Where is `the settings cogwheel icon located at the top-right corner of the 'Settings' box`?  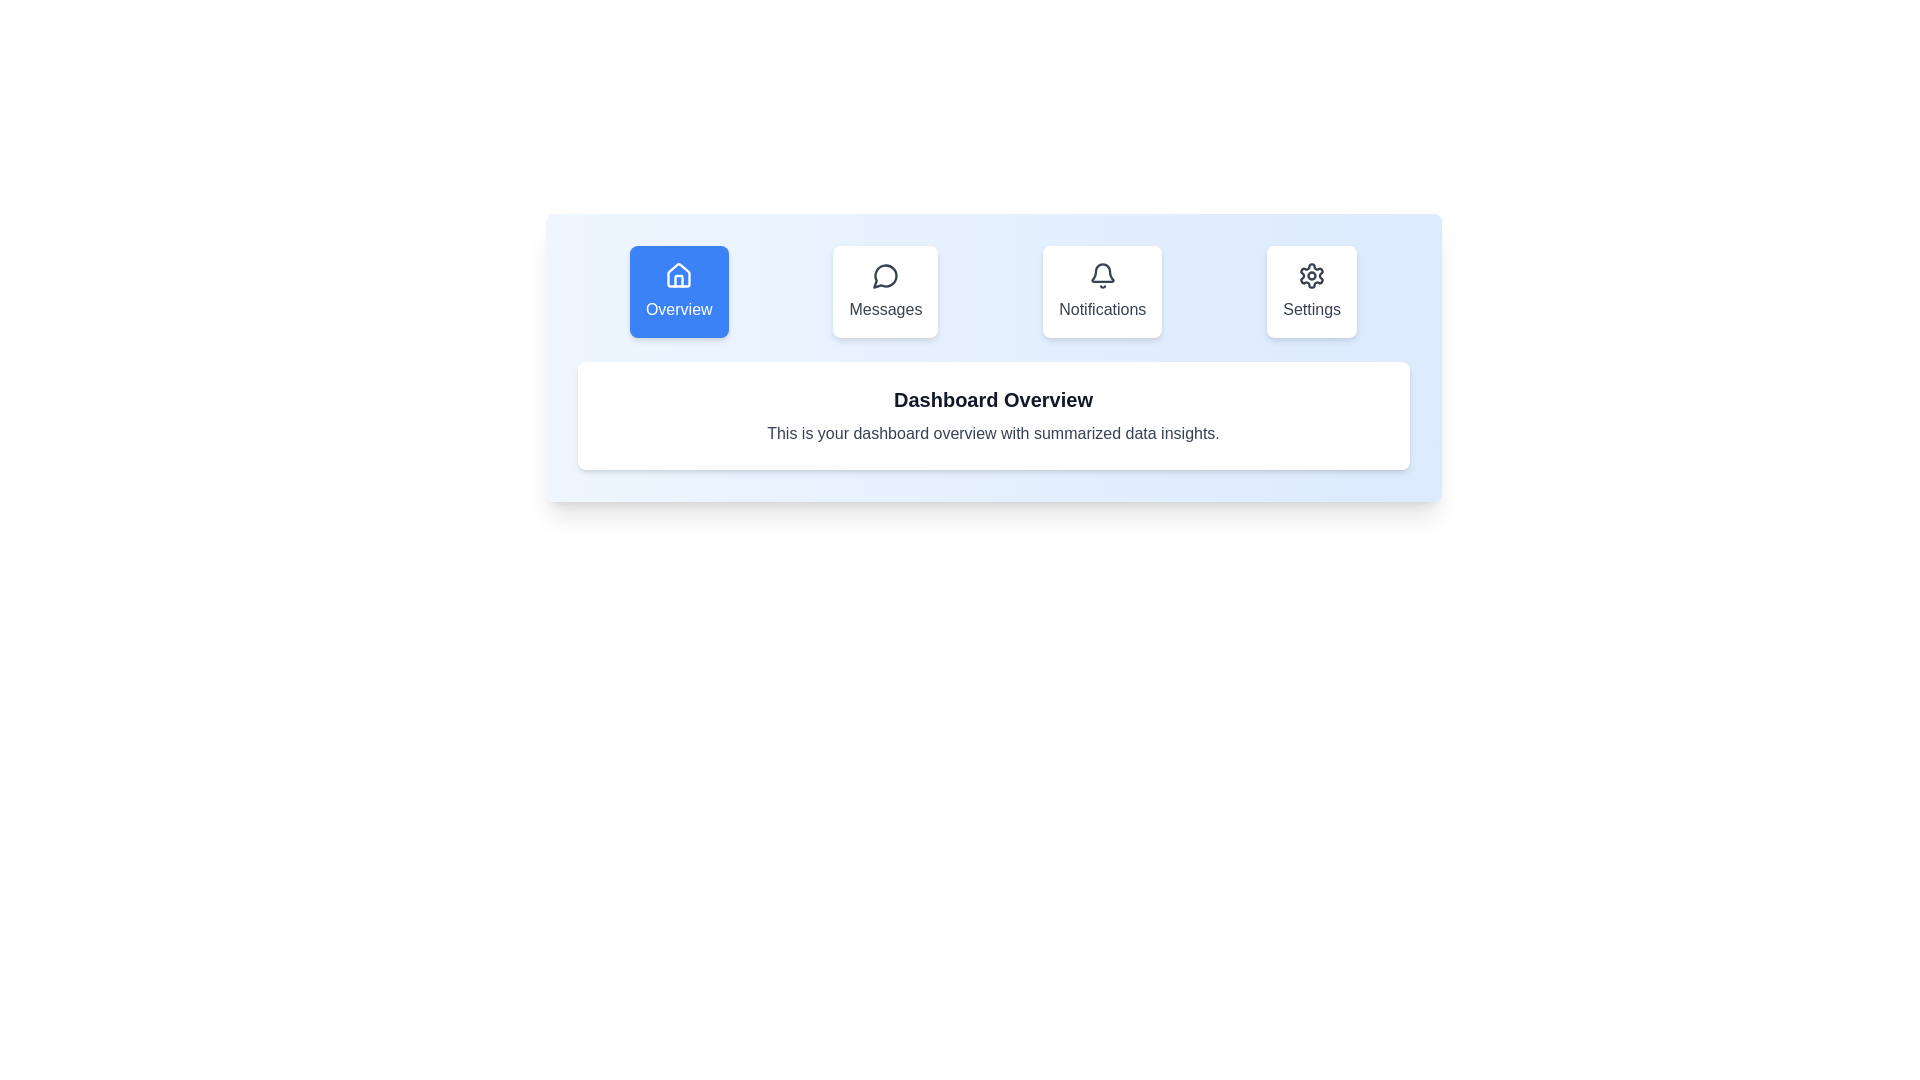
the settings cogwheel icon located at the top-right corner of the 'Settings' box is located at coordinates (1311, 276).